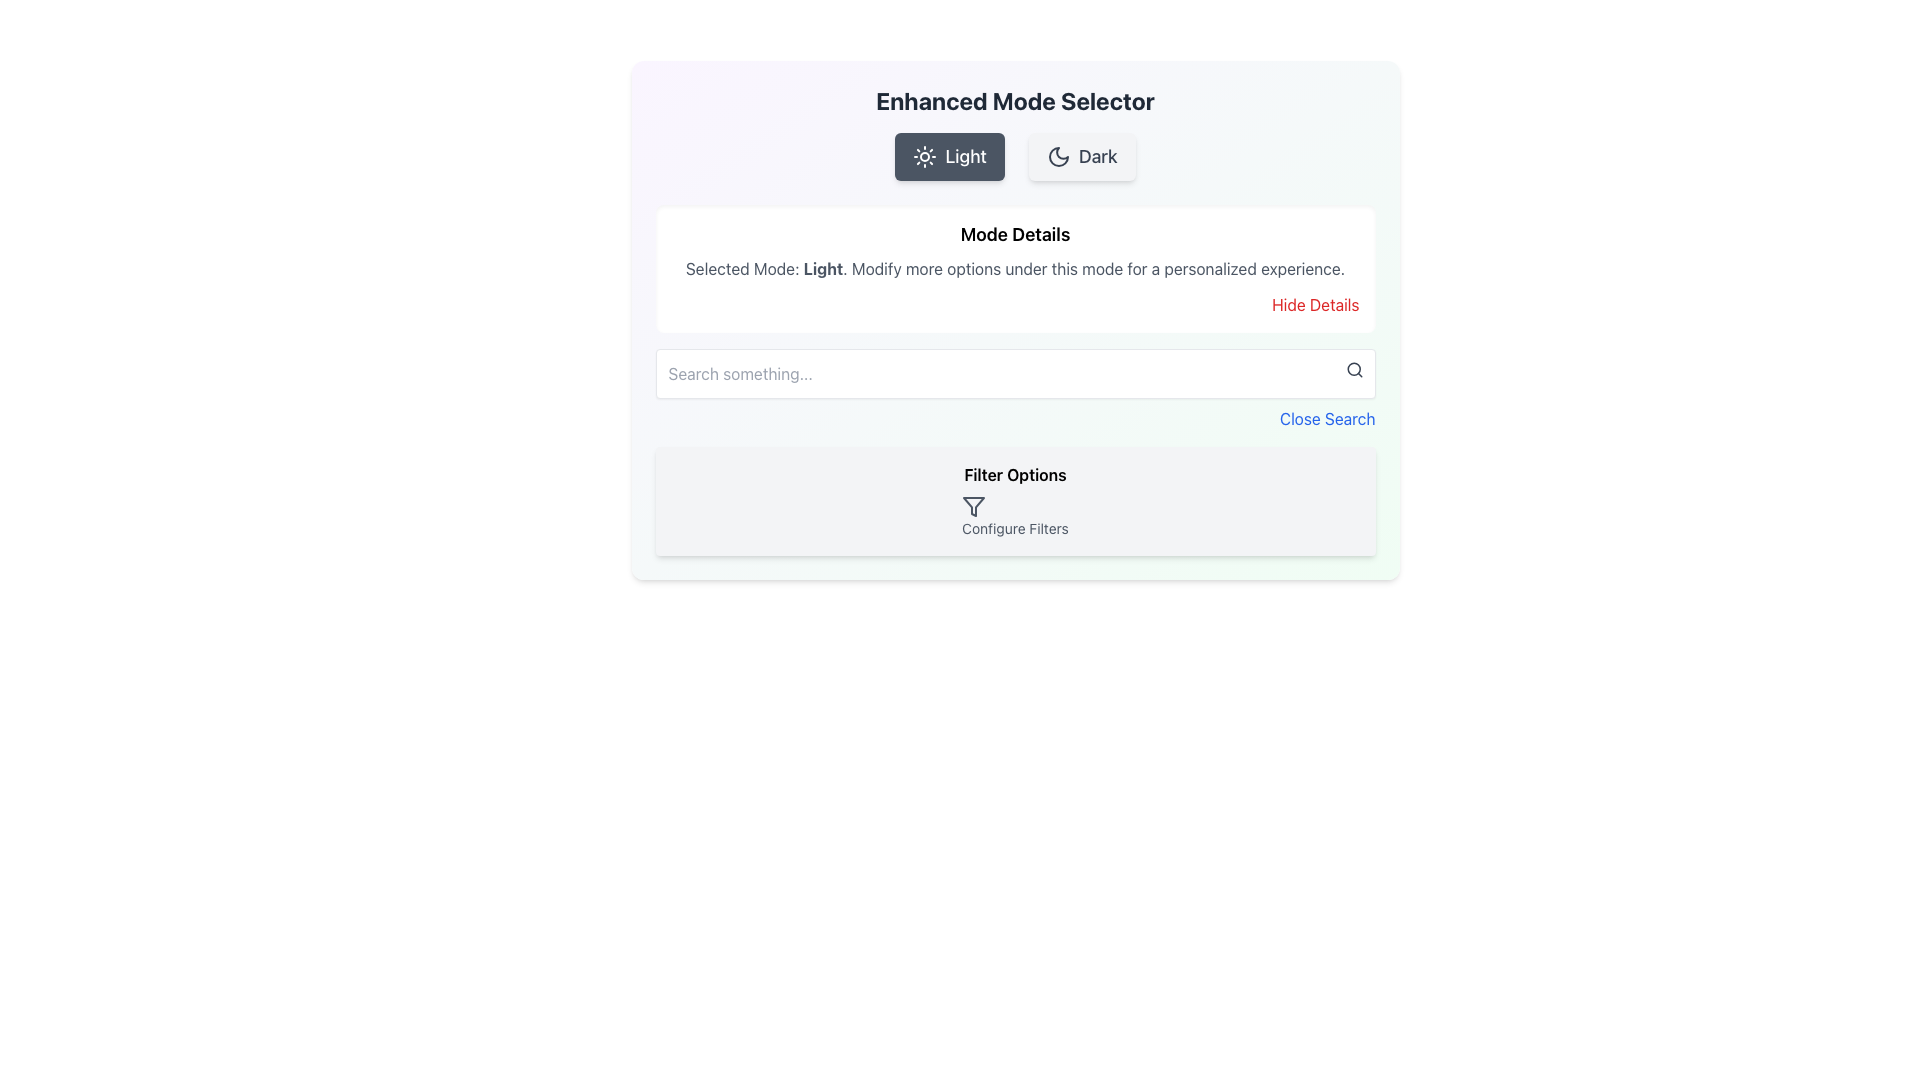 This screenshot has height=1080, width=1920. What do you see at coordinates (1015, 100) in the screenshot?
I see `the Text Label that serves as the title or header for the section indicating the purpose of the interface below it, specifically for the mode selection menu` at bounding box center [1015, 100].